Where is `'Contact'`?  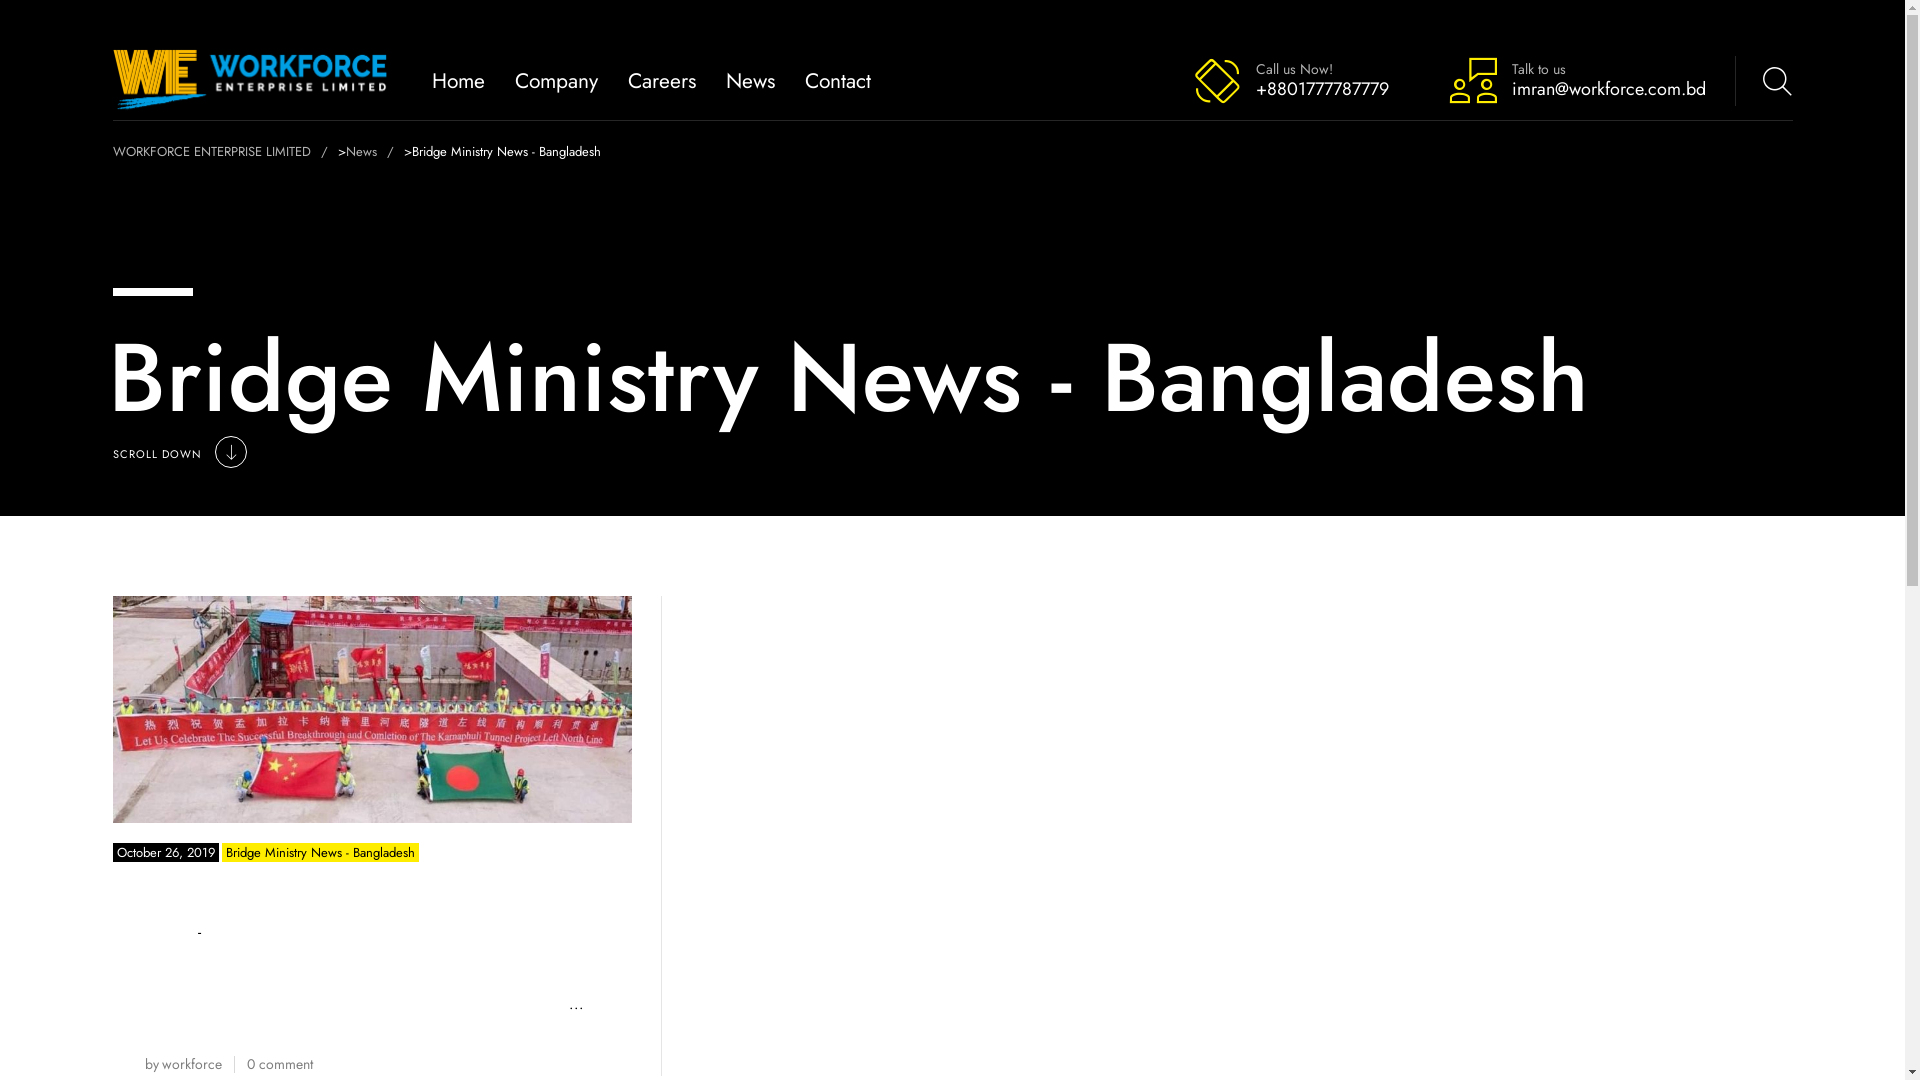
'Contact' is located at coordinates (838, 79).